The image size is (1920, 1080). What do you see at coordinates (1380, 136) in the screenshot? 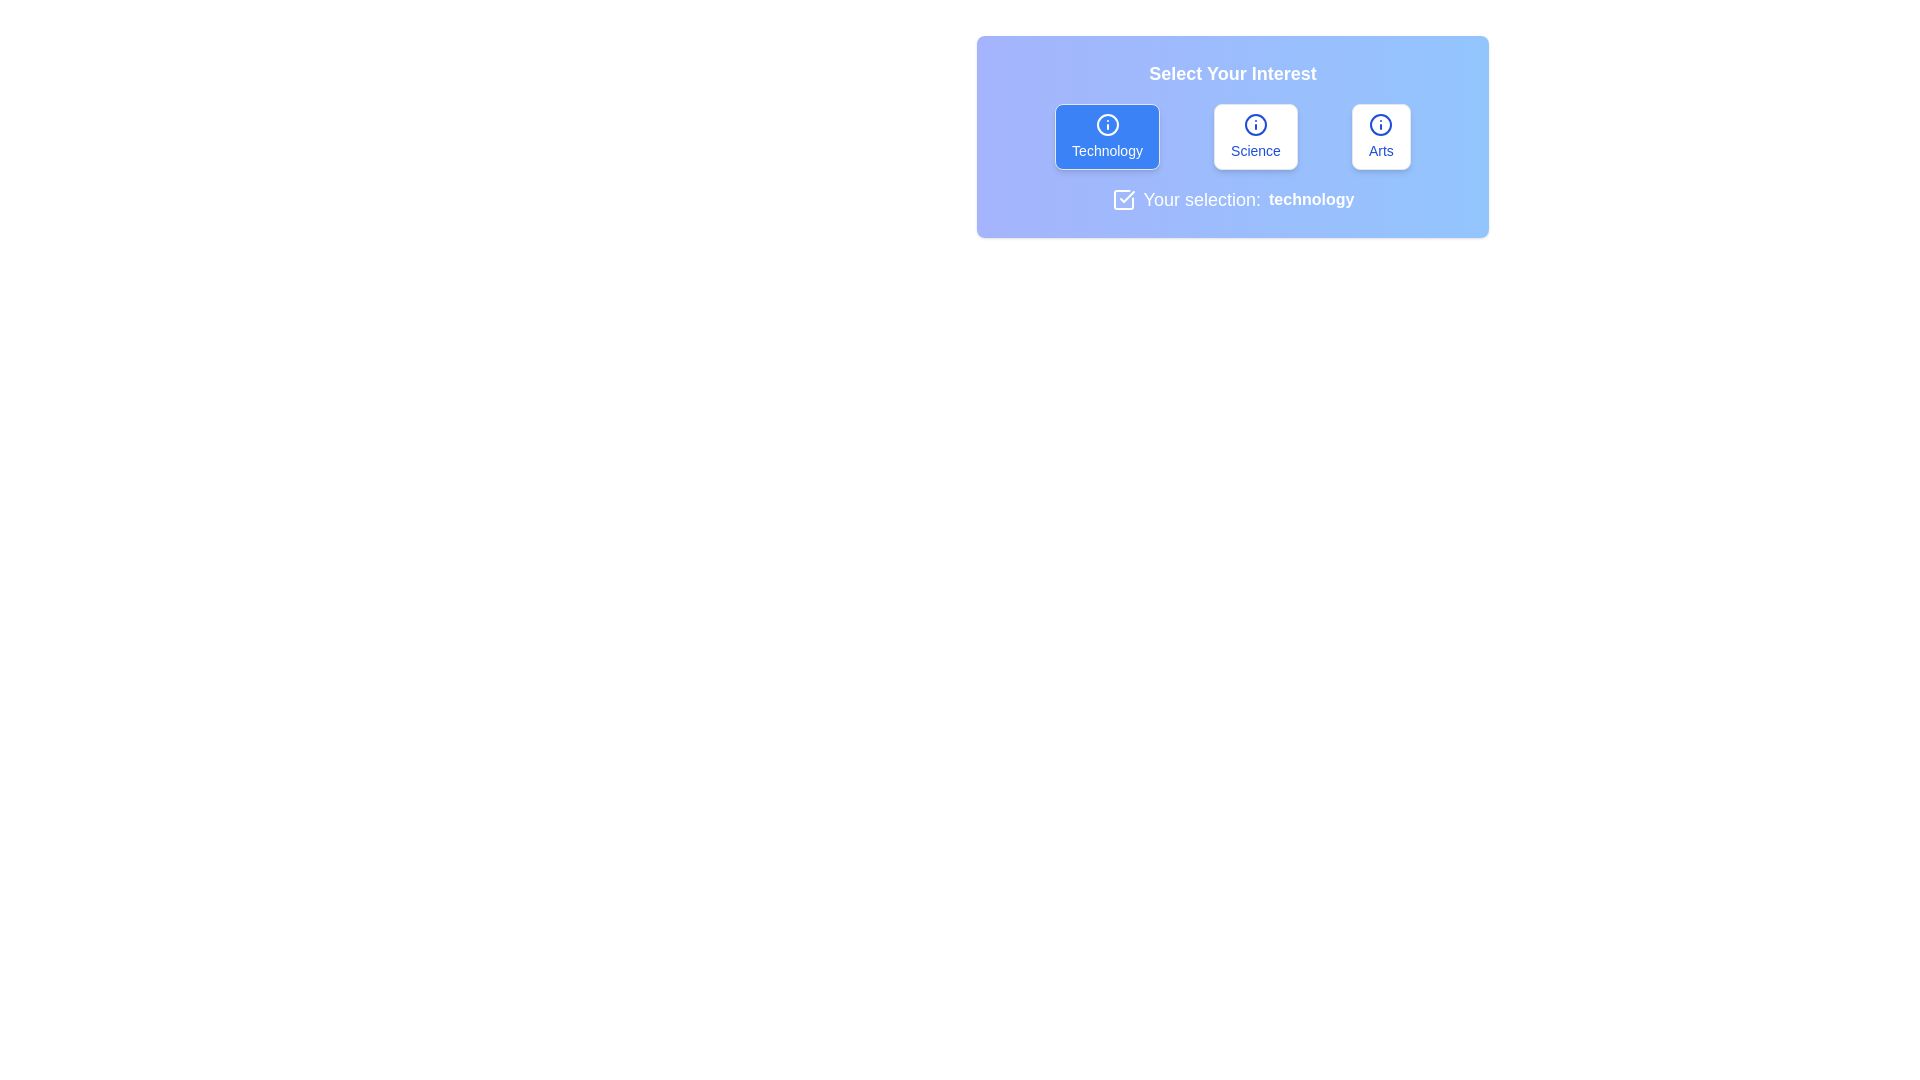
I see `the 'Arts' button to select it` at bounding box center [1380, 136].